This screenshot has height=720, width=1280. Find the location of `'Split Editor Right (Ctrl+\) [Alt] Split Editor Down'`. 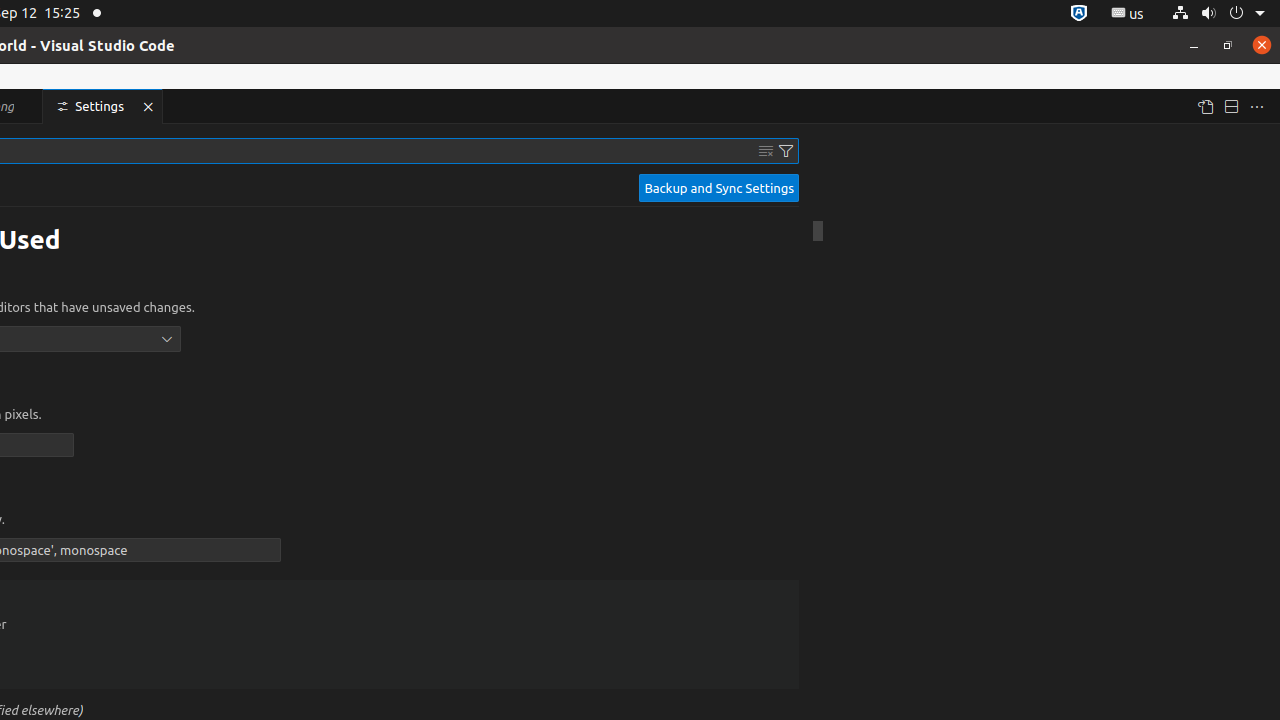

'Split Editor Right (Ctrl+\) [Alt] Split Editor Down' is located at coordinates (1229, 106).